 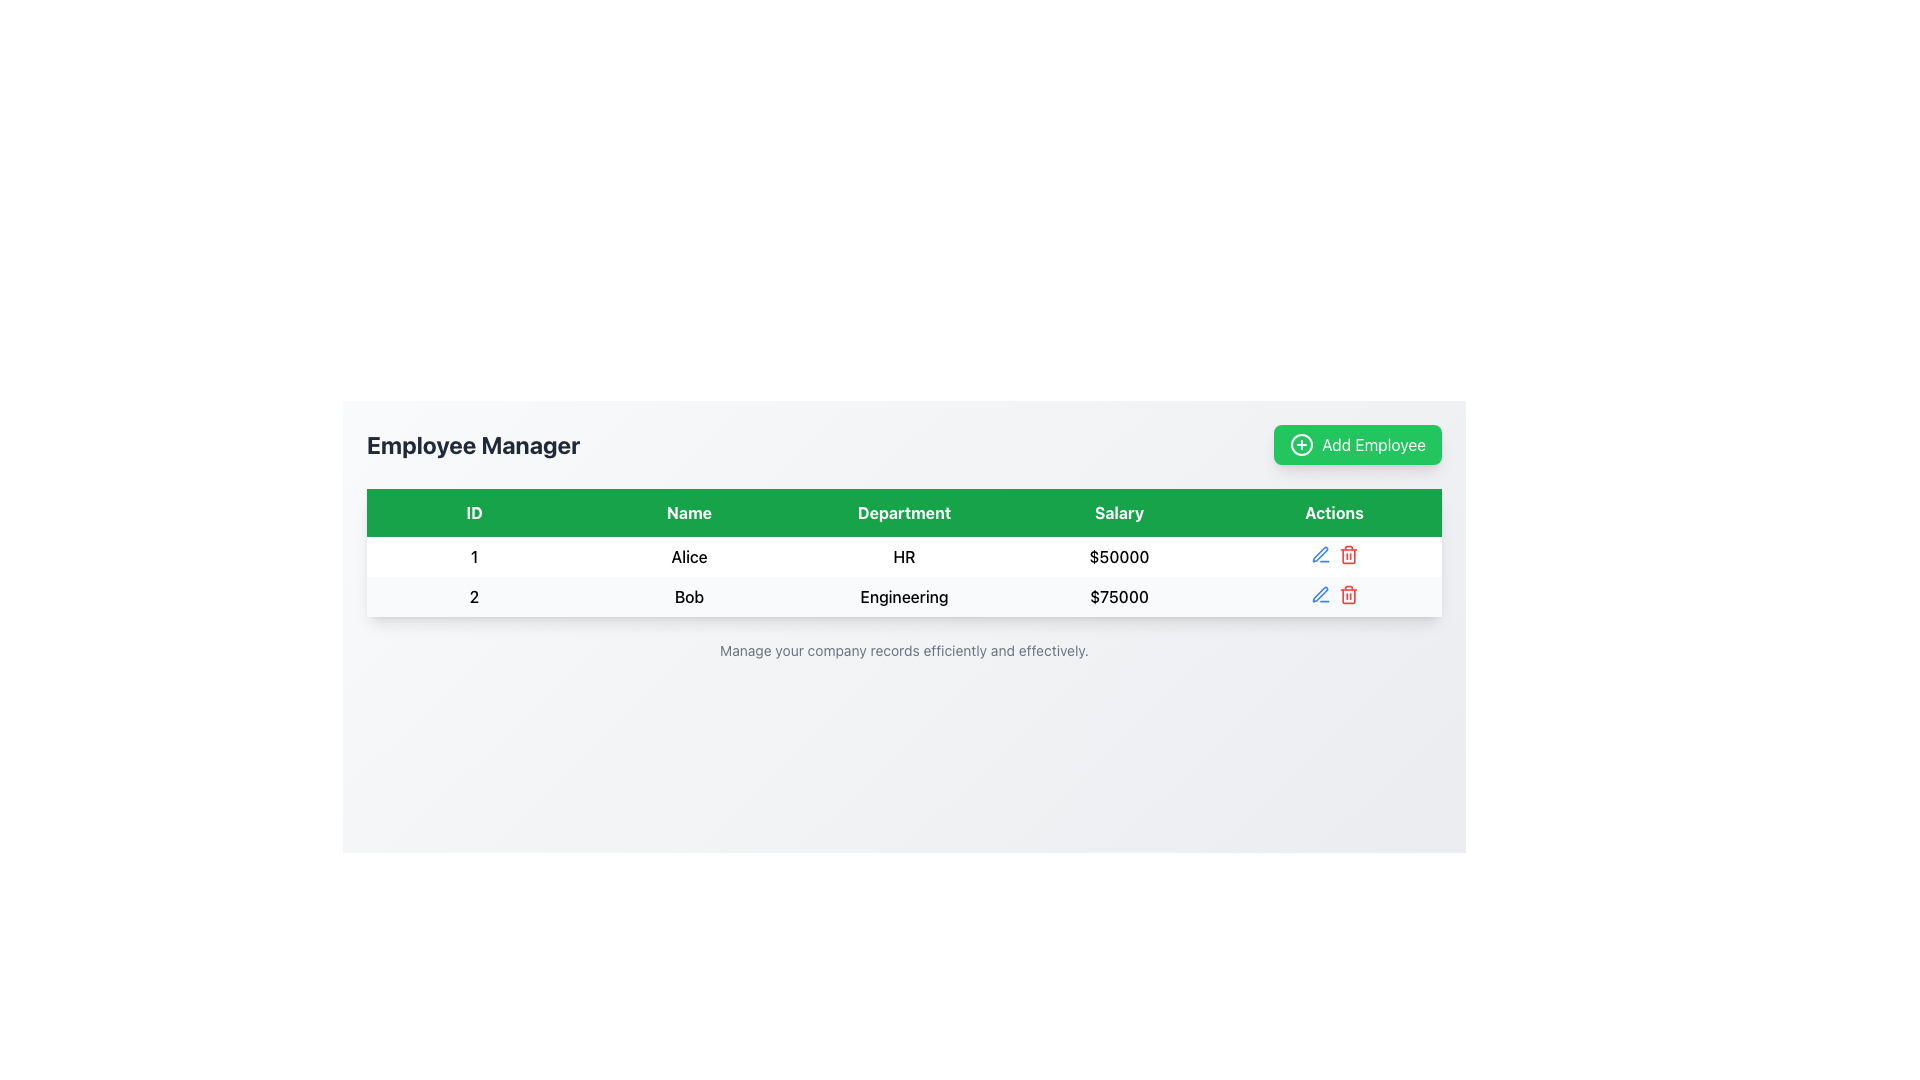 I want to click on on the static text label representing the name of an employee, located in the second row under the 'Name' column of the table, so click(x=689, y=596).